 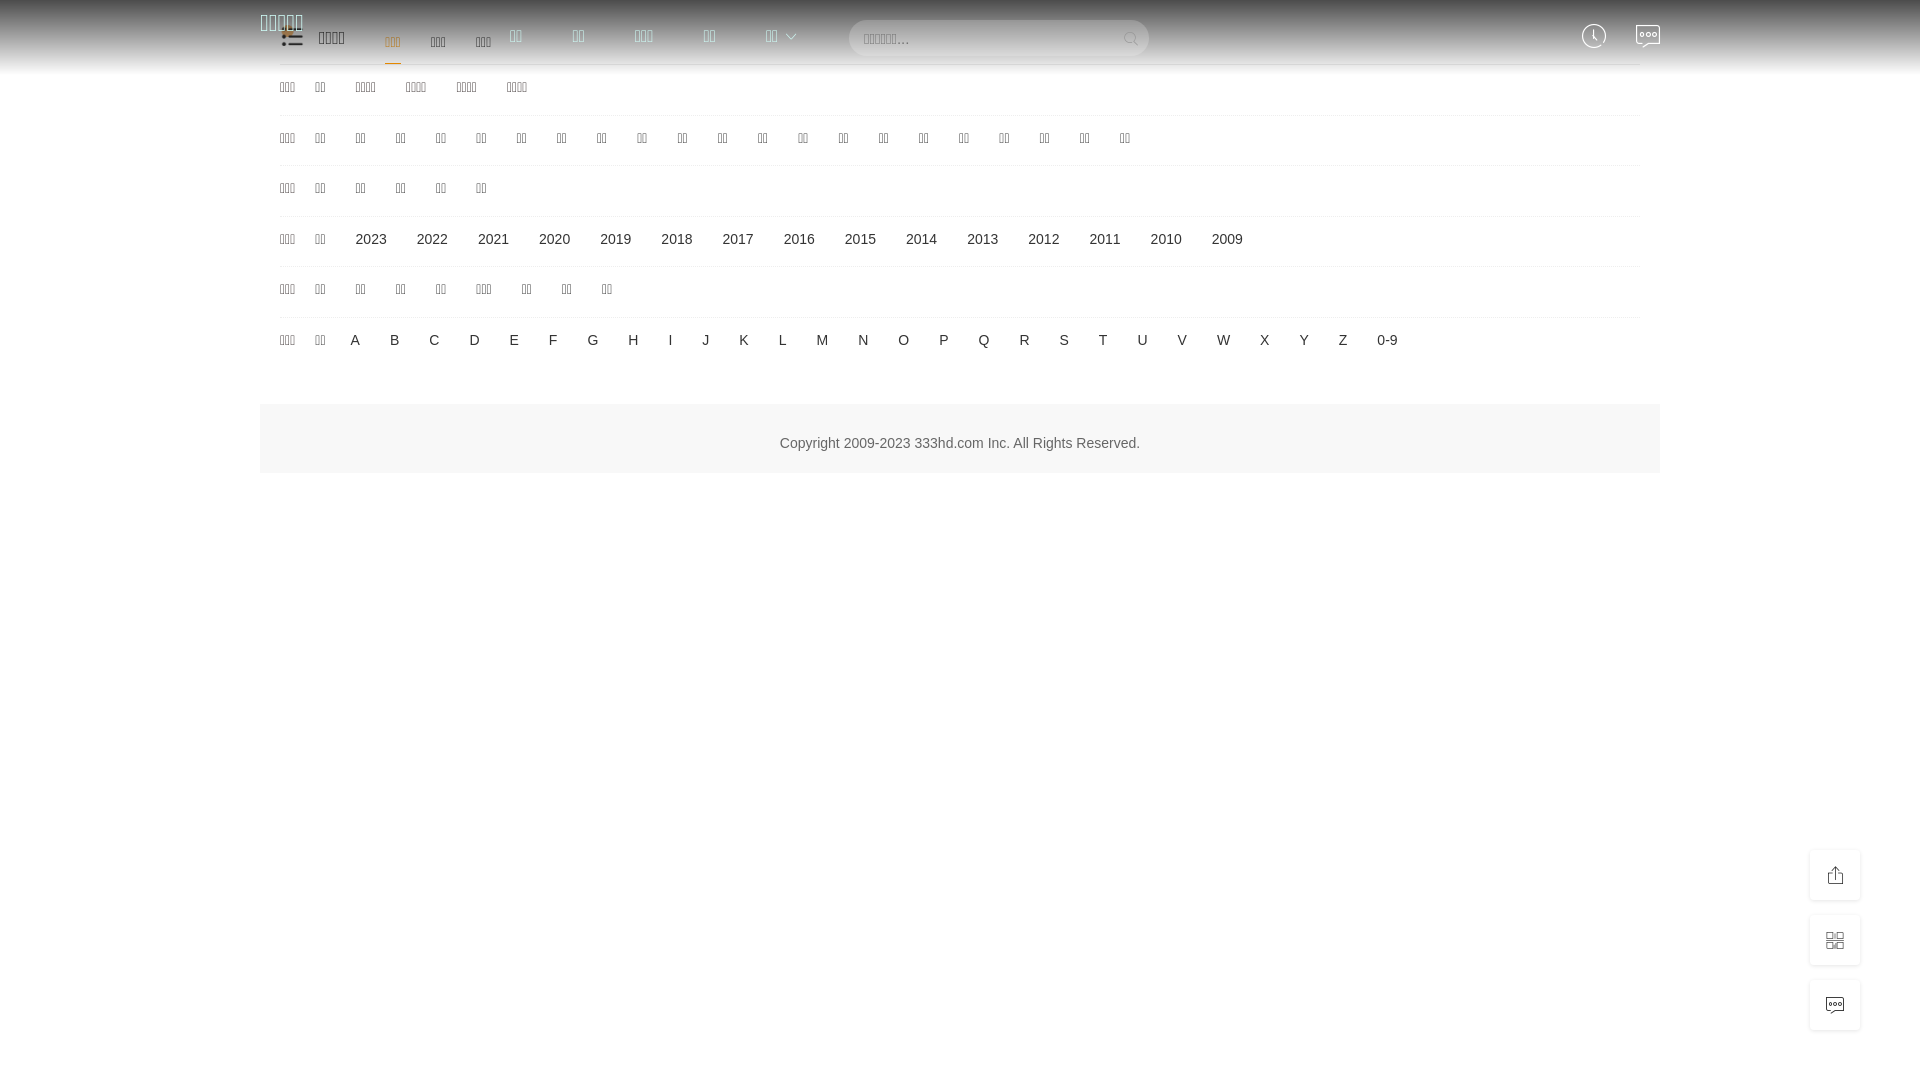 I want to click on 'Z', so click(x=1343, y=339).